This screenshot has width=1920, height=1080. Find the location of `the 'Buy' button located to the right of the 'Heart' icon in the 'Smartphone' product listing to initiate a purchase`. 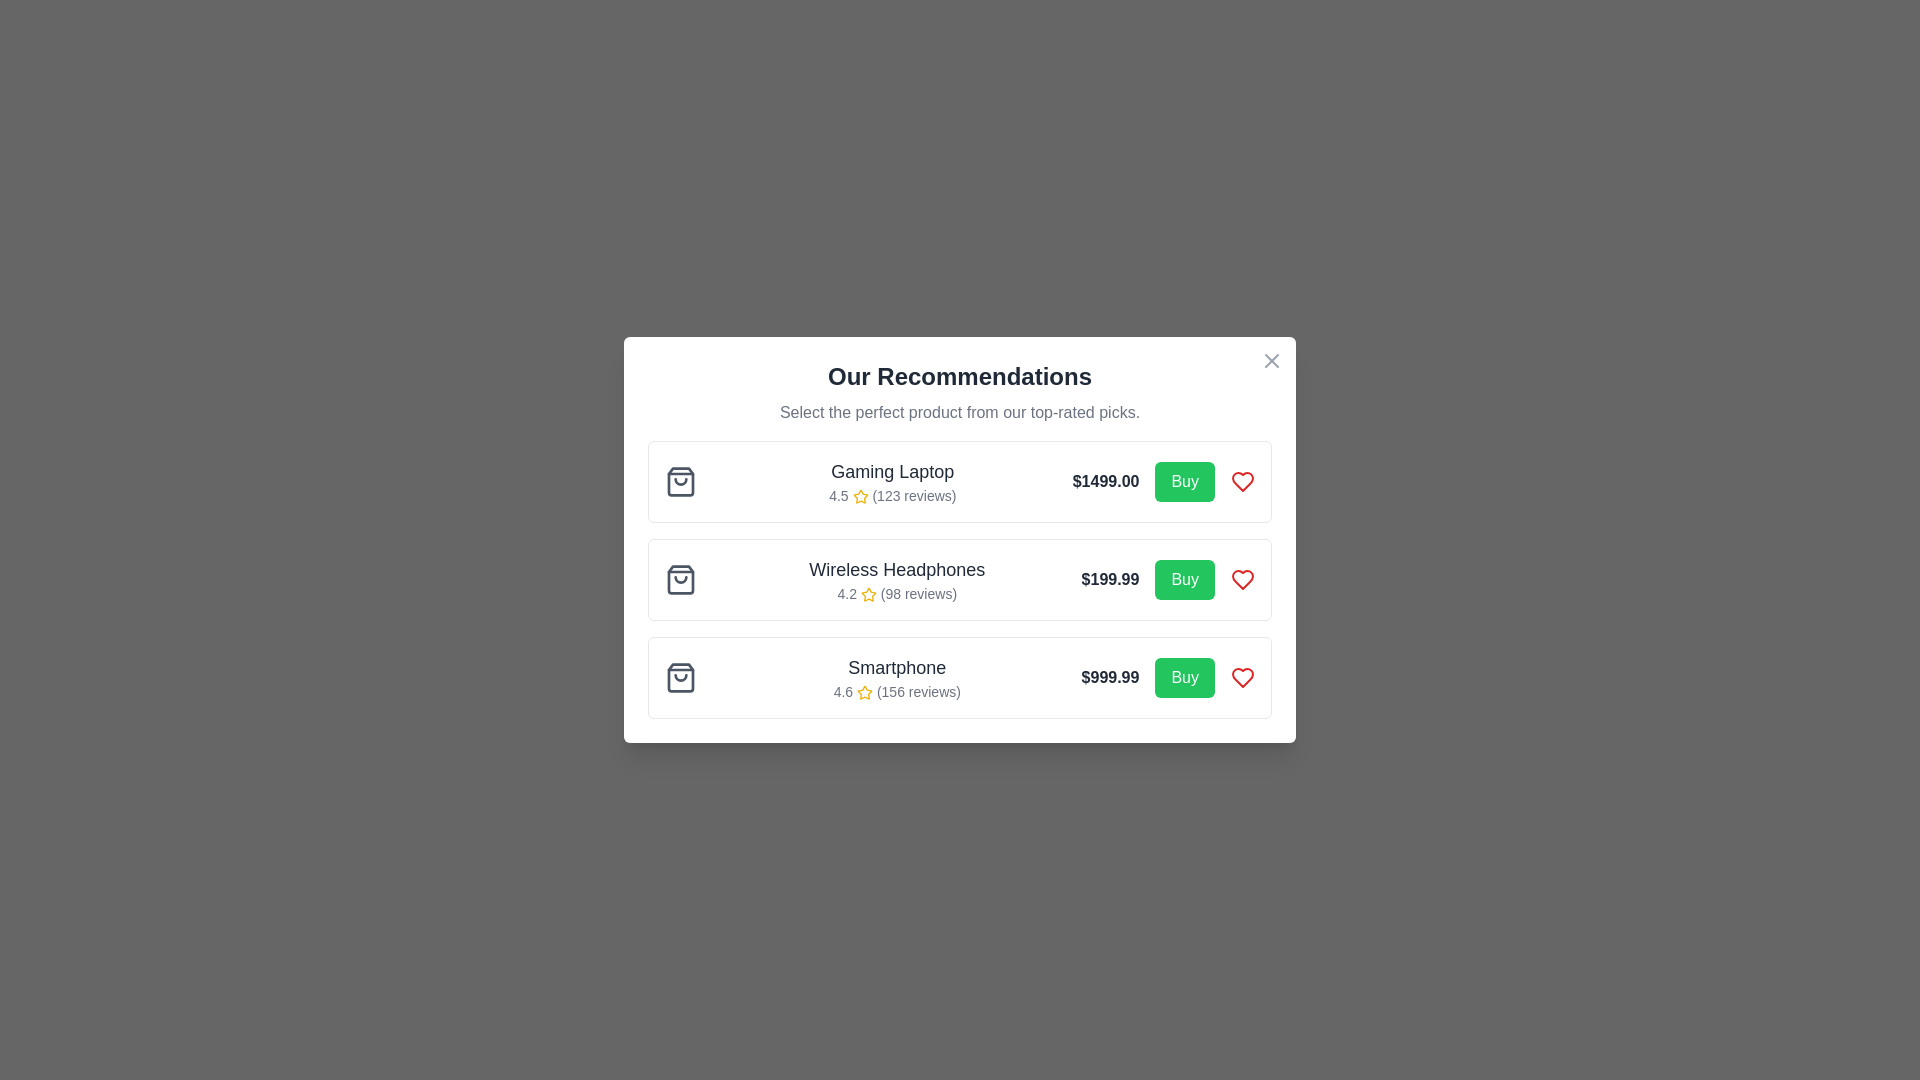

the 'Buy' button located to the right of the 'Heart' icon in the 'Smartphone' product listing to initiate a purchase is located at coordinates (1185, 677).